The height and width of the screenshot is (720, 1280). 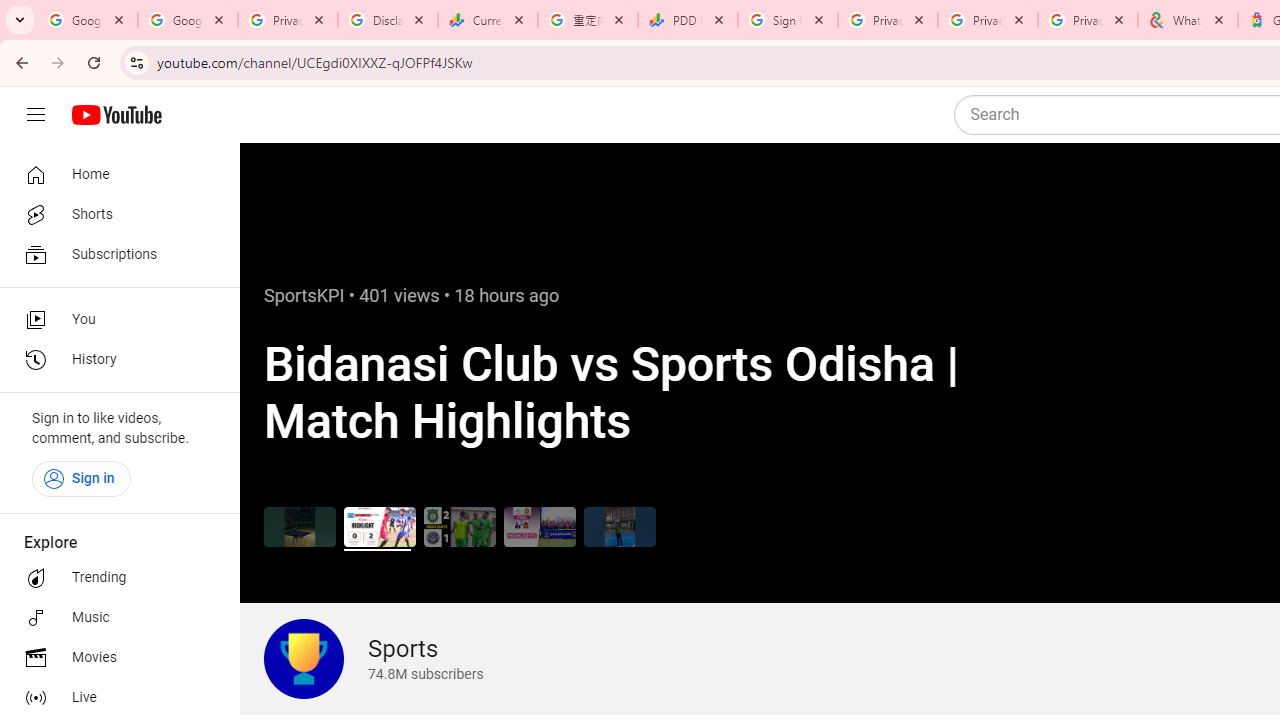 I want to click on 'Home', so click(x=112, y=173).